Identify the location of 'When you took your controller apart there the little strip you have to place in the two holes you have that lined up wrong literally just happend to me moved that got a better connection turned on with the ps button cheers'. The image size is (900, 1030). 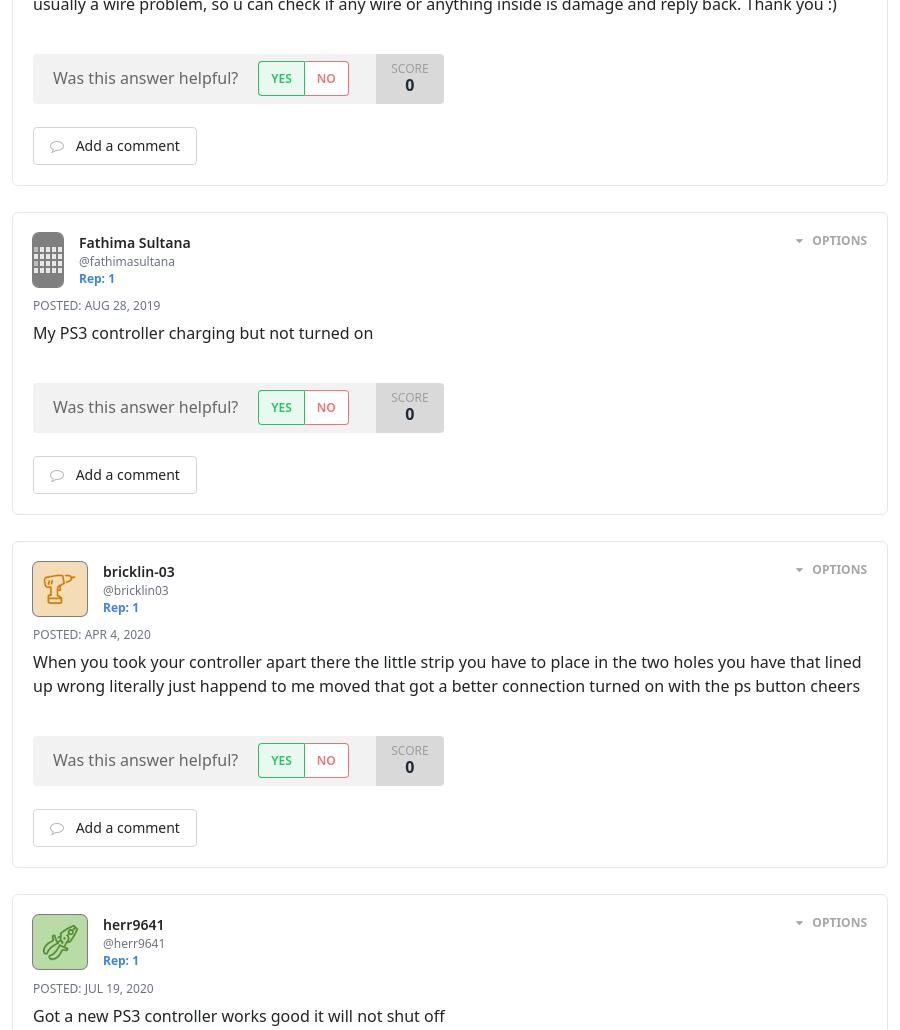
(447, 673).